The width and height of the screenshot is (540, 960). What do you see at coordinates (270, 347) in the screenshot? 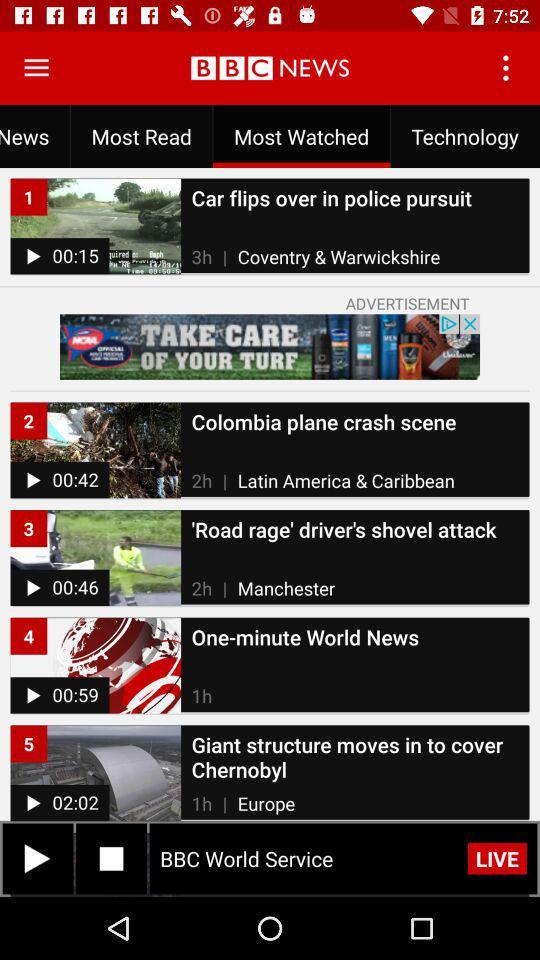
I see `open advertisement` at bounding box center [270, 347].